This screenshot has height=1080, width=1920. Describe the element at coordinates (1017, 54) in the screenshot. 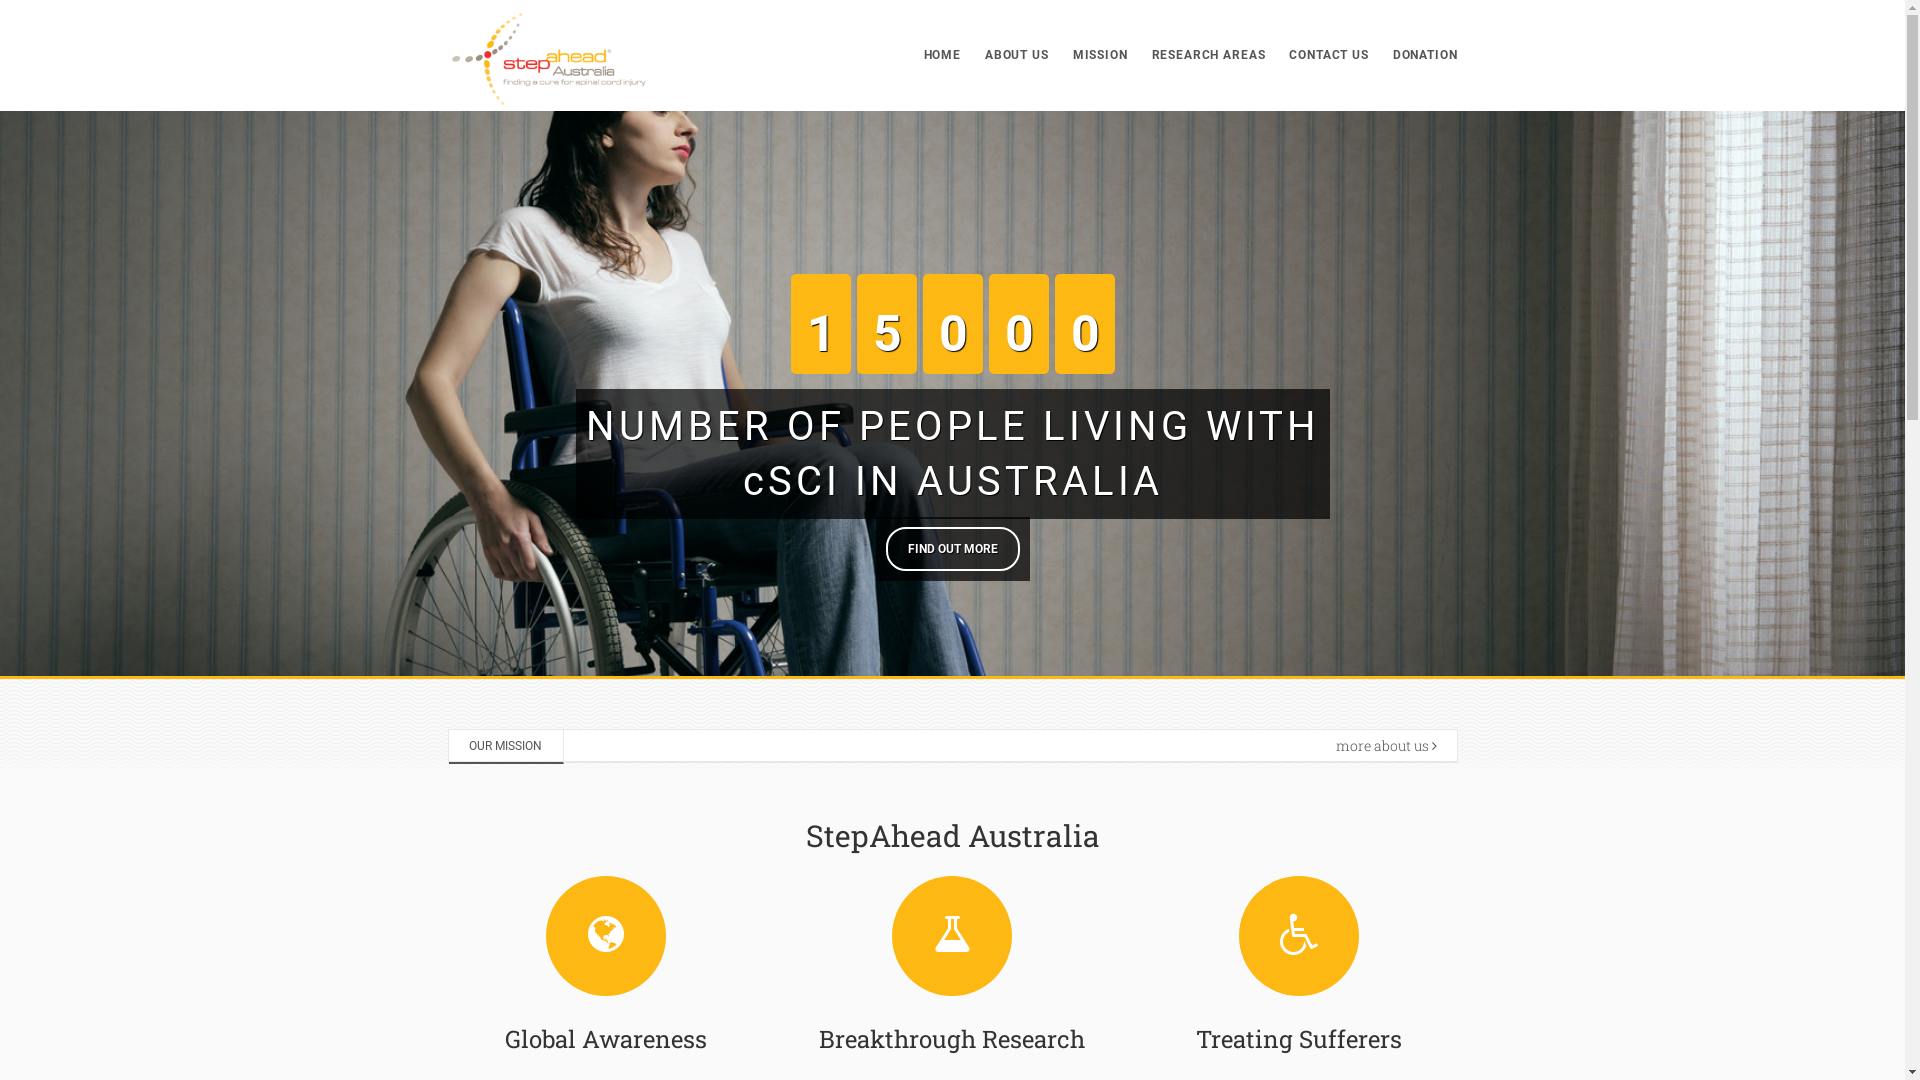

I see `'ABOUT US'` at that location.